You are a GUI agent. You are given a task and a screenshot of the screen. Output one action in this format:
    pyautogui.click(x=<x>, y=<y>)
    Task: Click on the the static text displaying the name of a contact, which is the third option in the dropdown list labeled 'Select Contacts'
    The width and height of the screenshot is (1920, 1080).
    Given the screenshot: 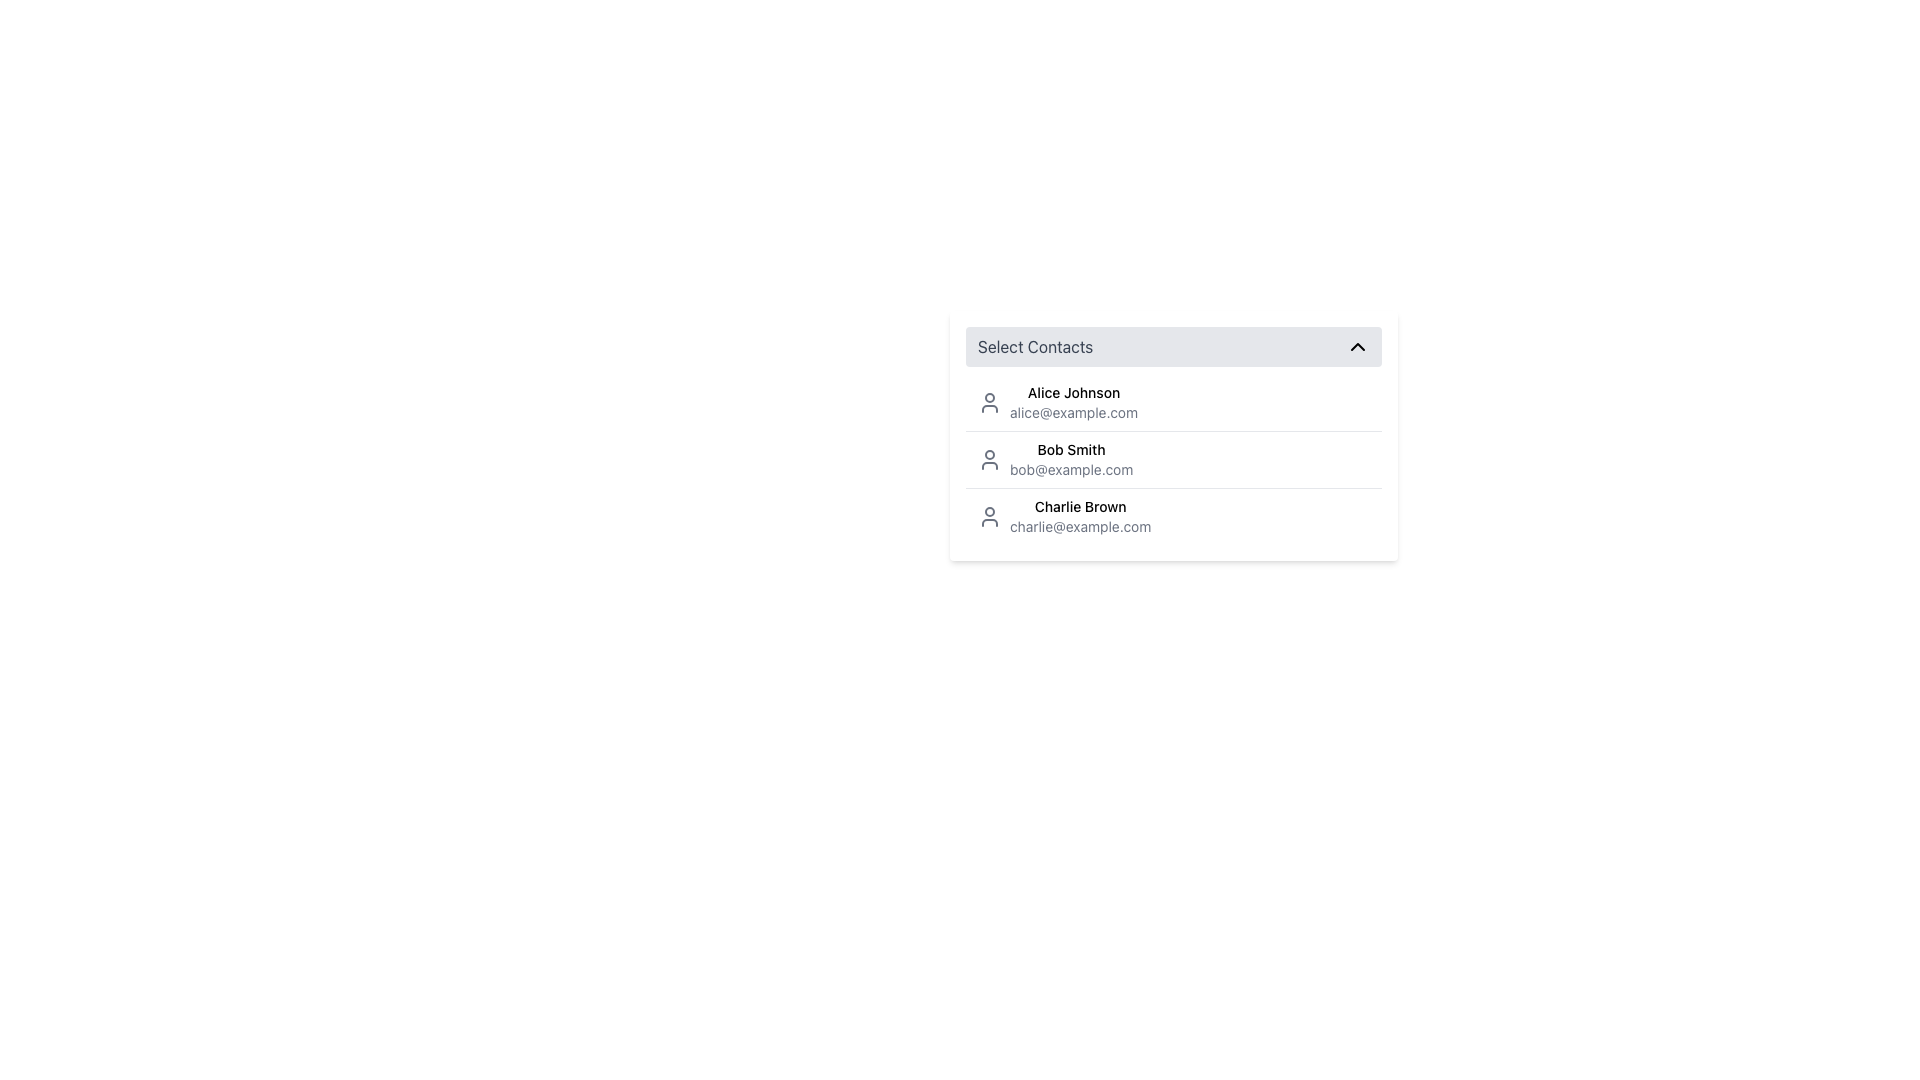 What is the action you would take?
    pyautogui.click(x=1079, y=505)
    